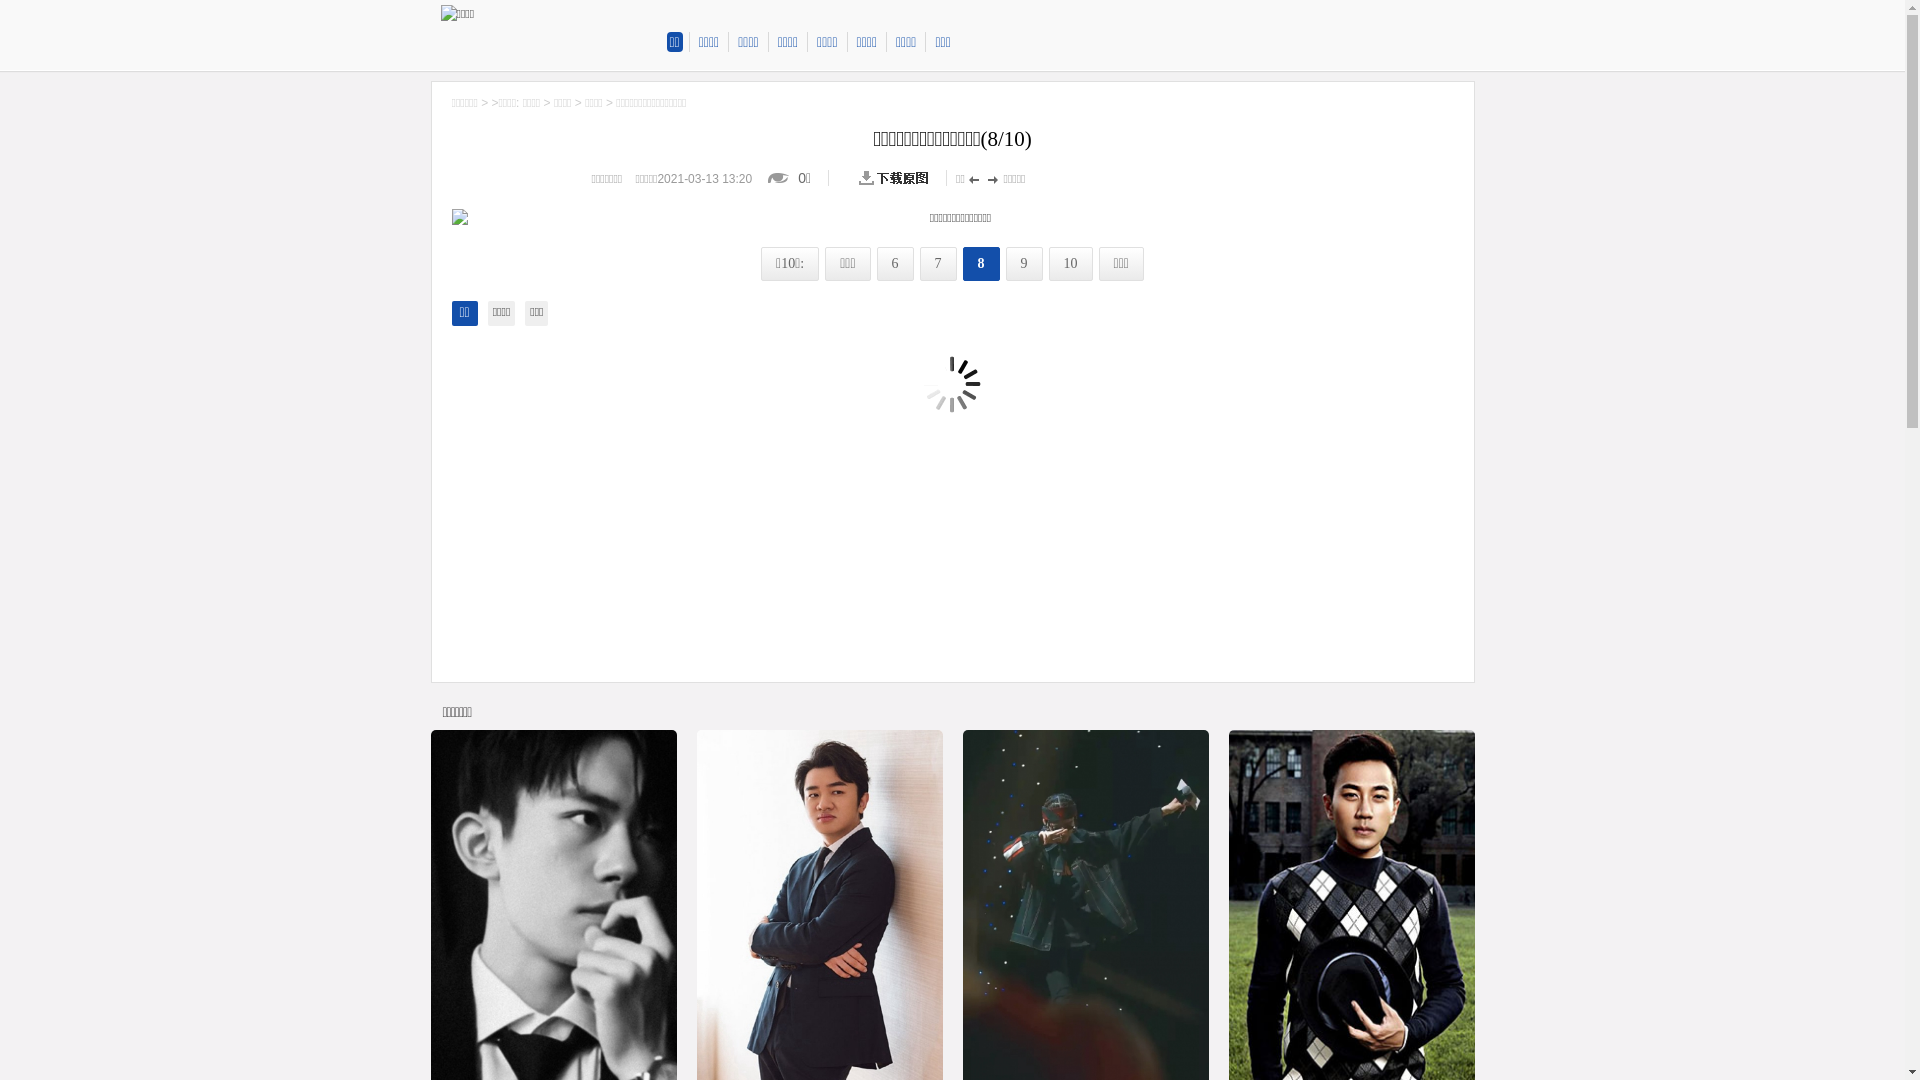 This screenshot has width=1920, height=1080. Describe the element at coordinates (937, 262) in the screenshot. I see `'7'` at that location.